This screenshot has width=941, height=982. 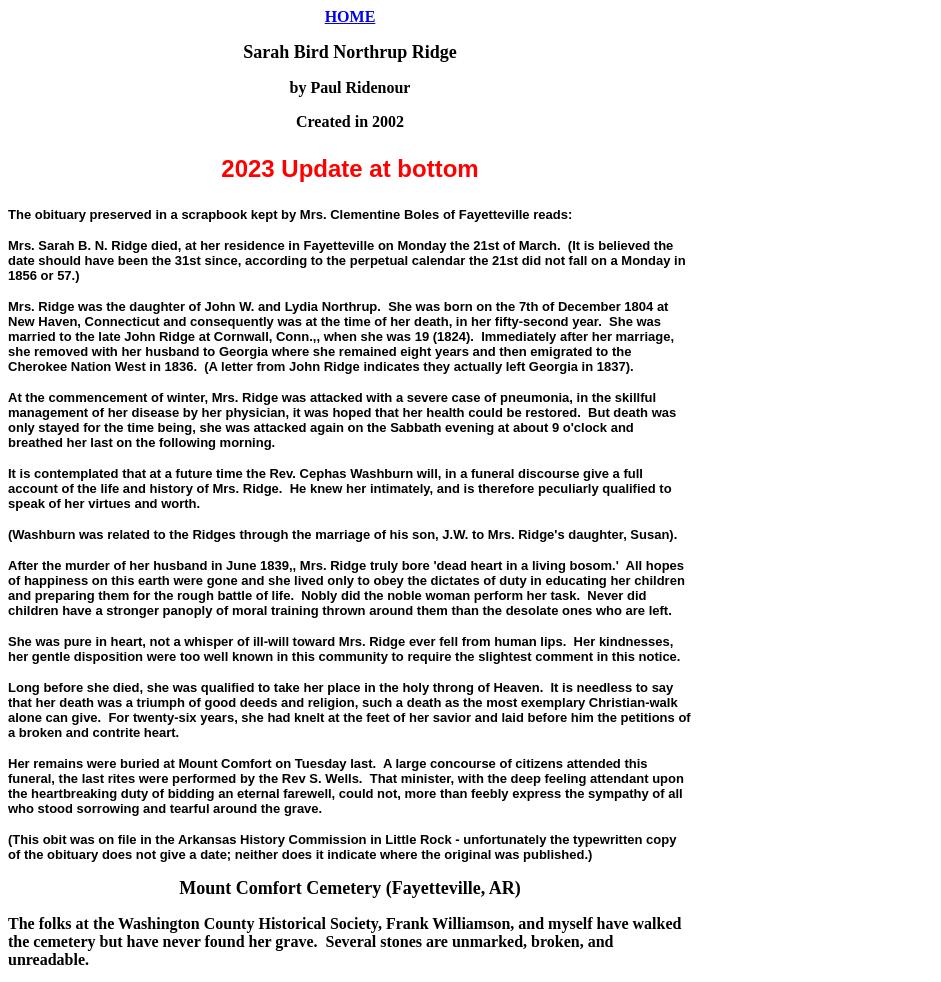 I want to click on 'by Paul Ridenour', so click(x=349, y=86).